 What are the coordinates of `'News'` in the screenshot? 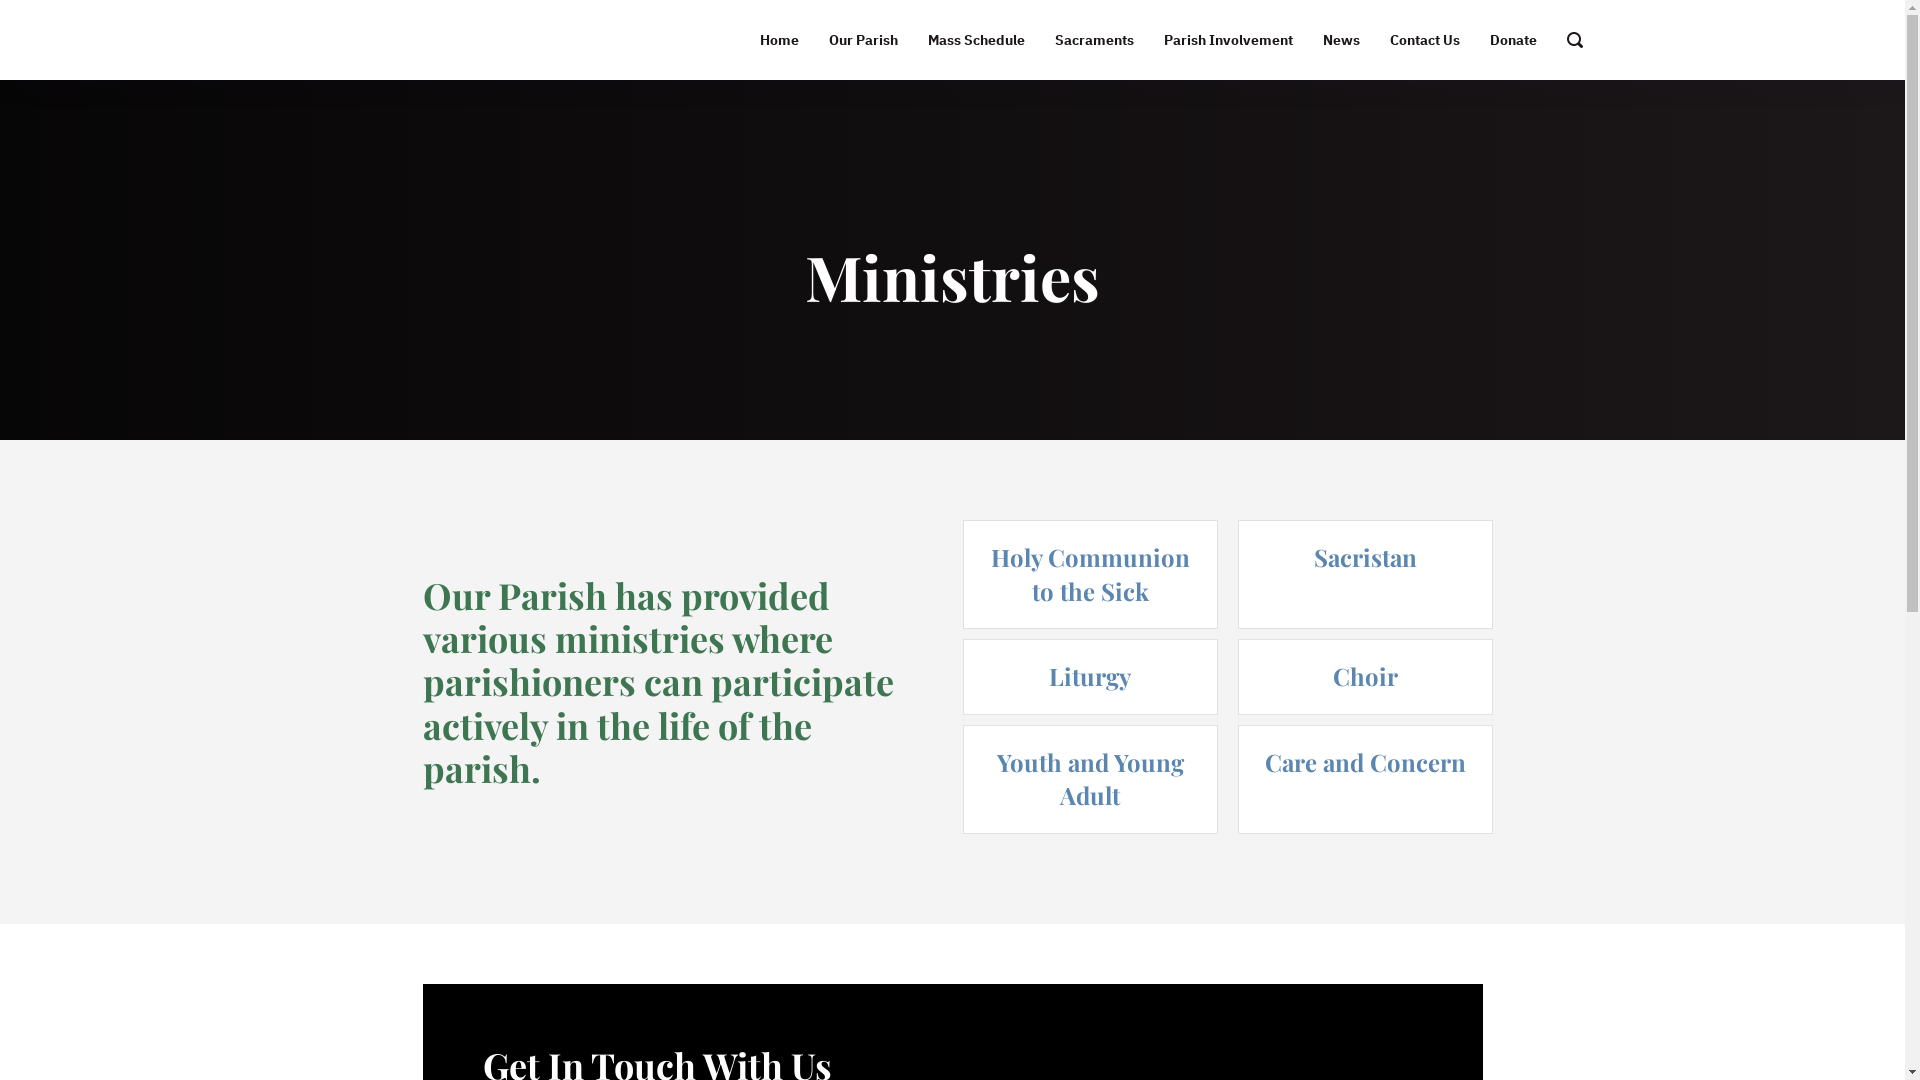 It's located at (1341, 39).